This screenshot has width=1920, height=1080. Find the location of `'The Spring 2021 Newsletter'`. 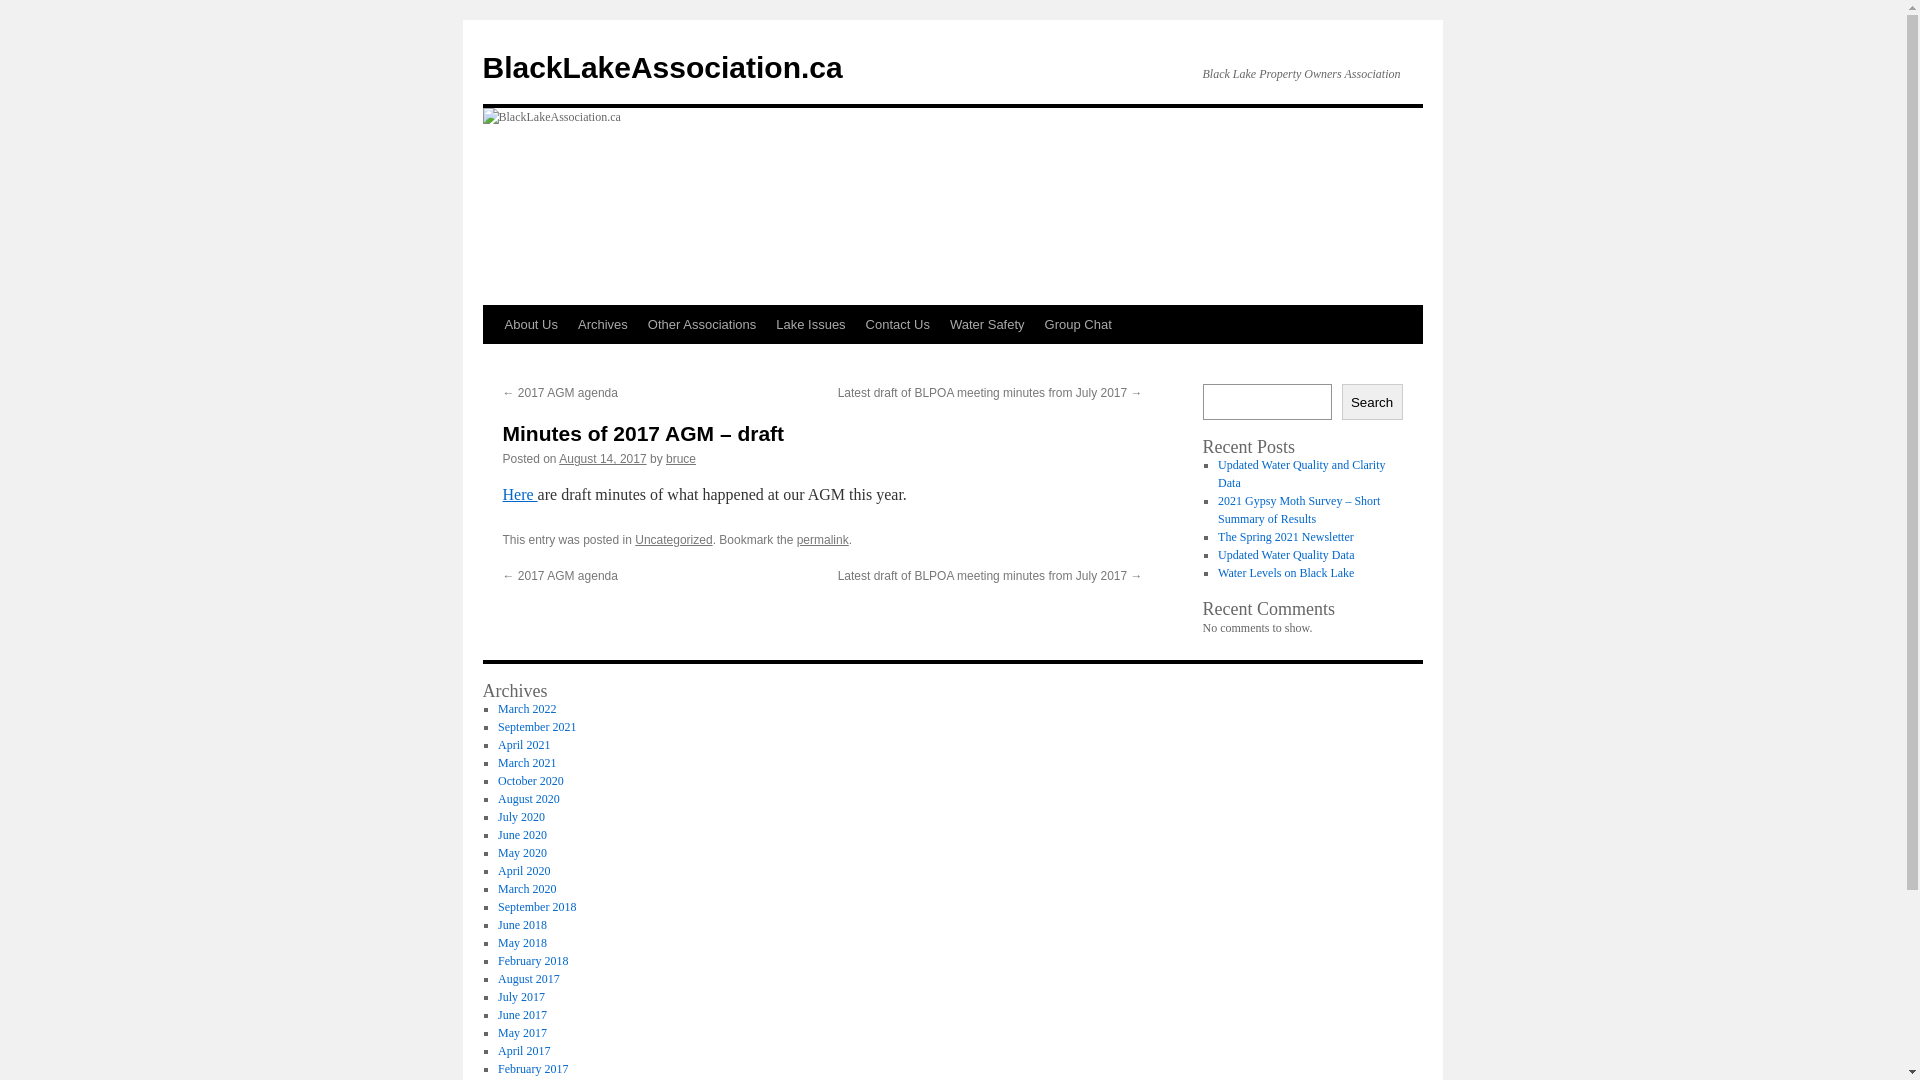

'The Spring 2021 Newsletter' is located at coordinates (1217, 535).